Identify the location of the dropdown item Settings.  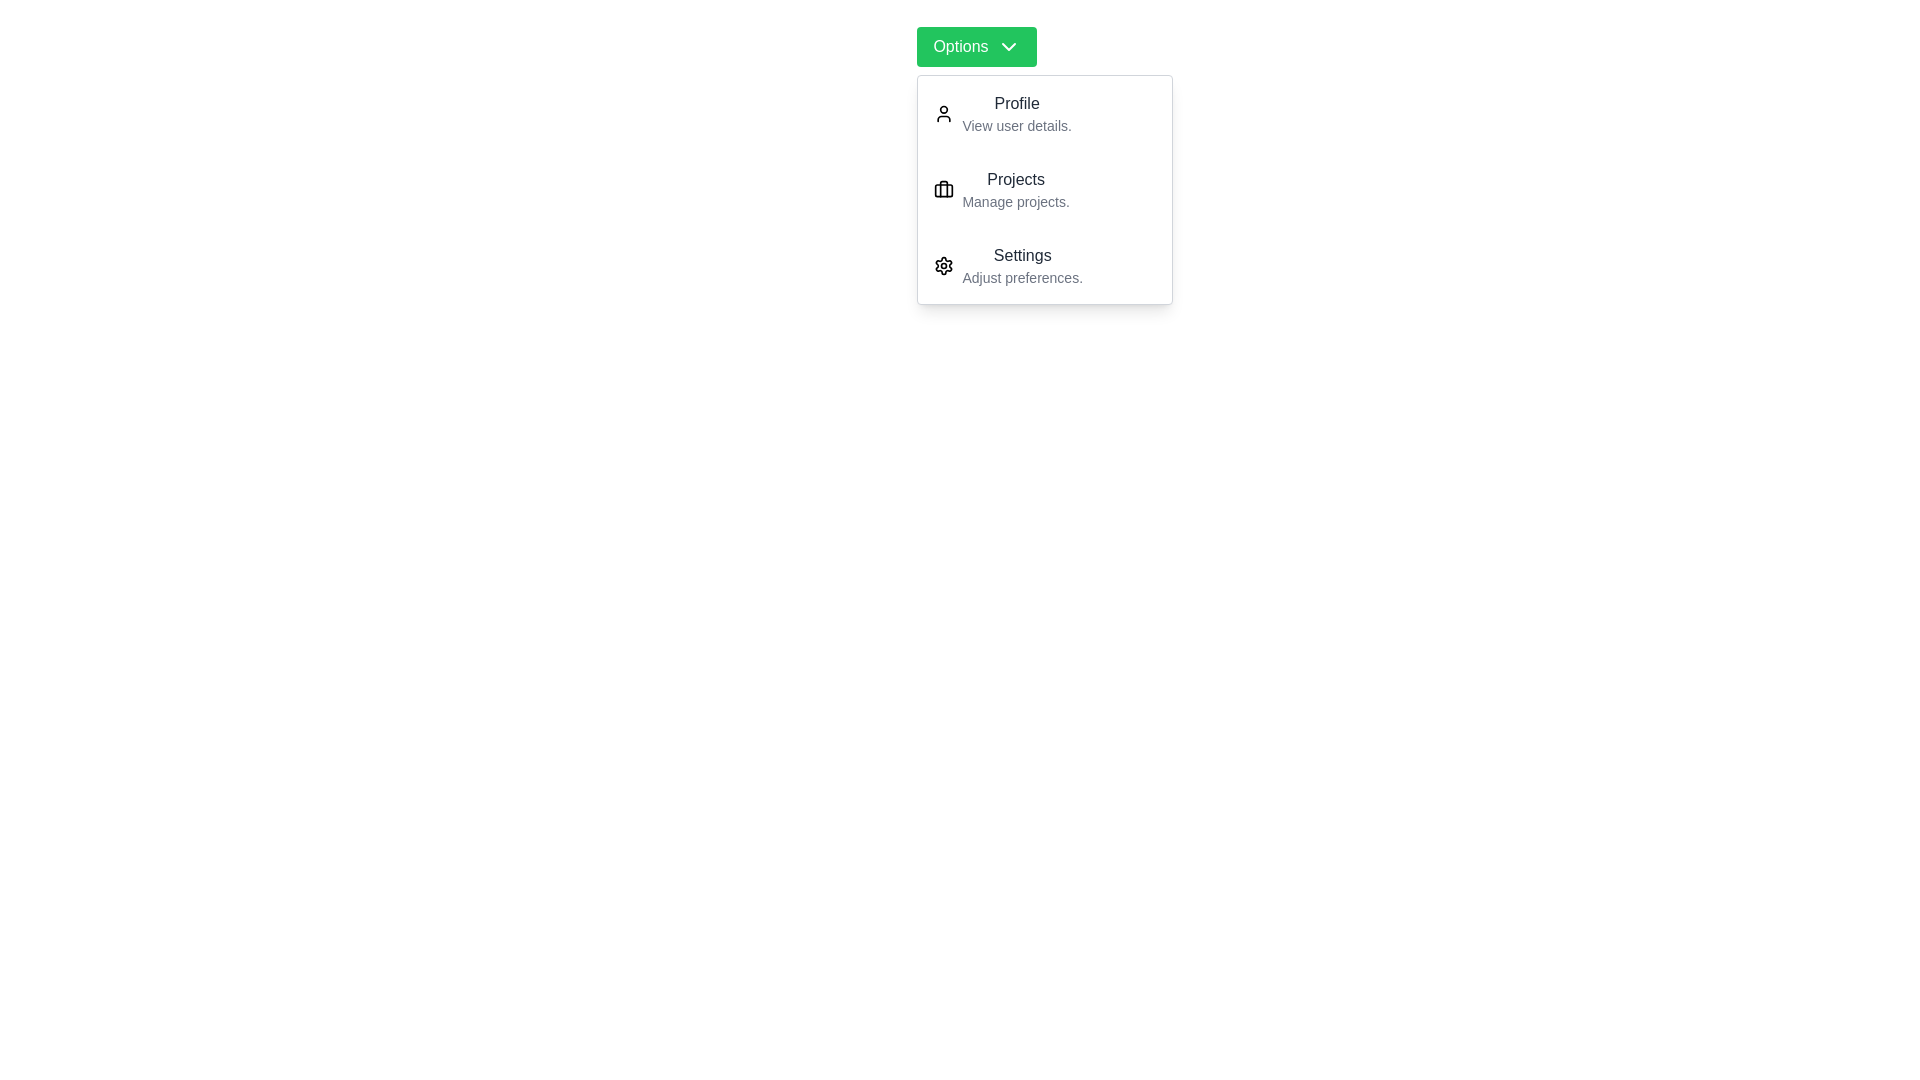
(1044, 265).